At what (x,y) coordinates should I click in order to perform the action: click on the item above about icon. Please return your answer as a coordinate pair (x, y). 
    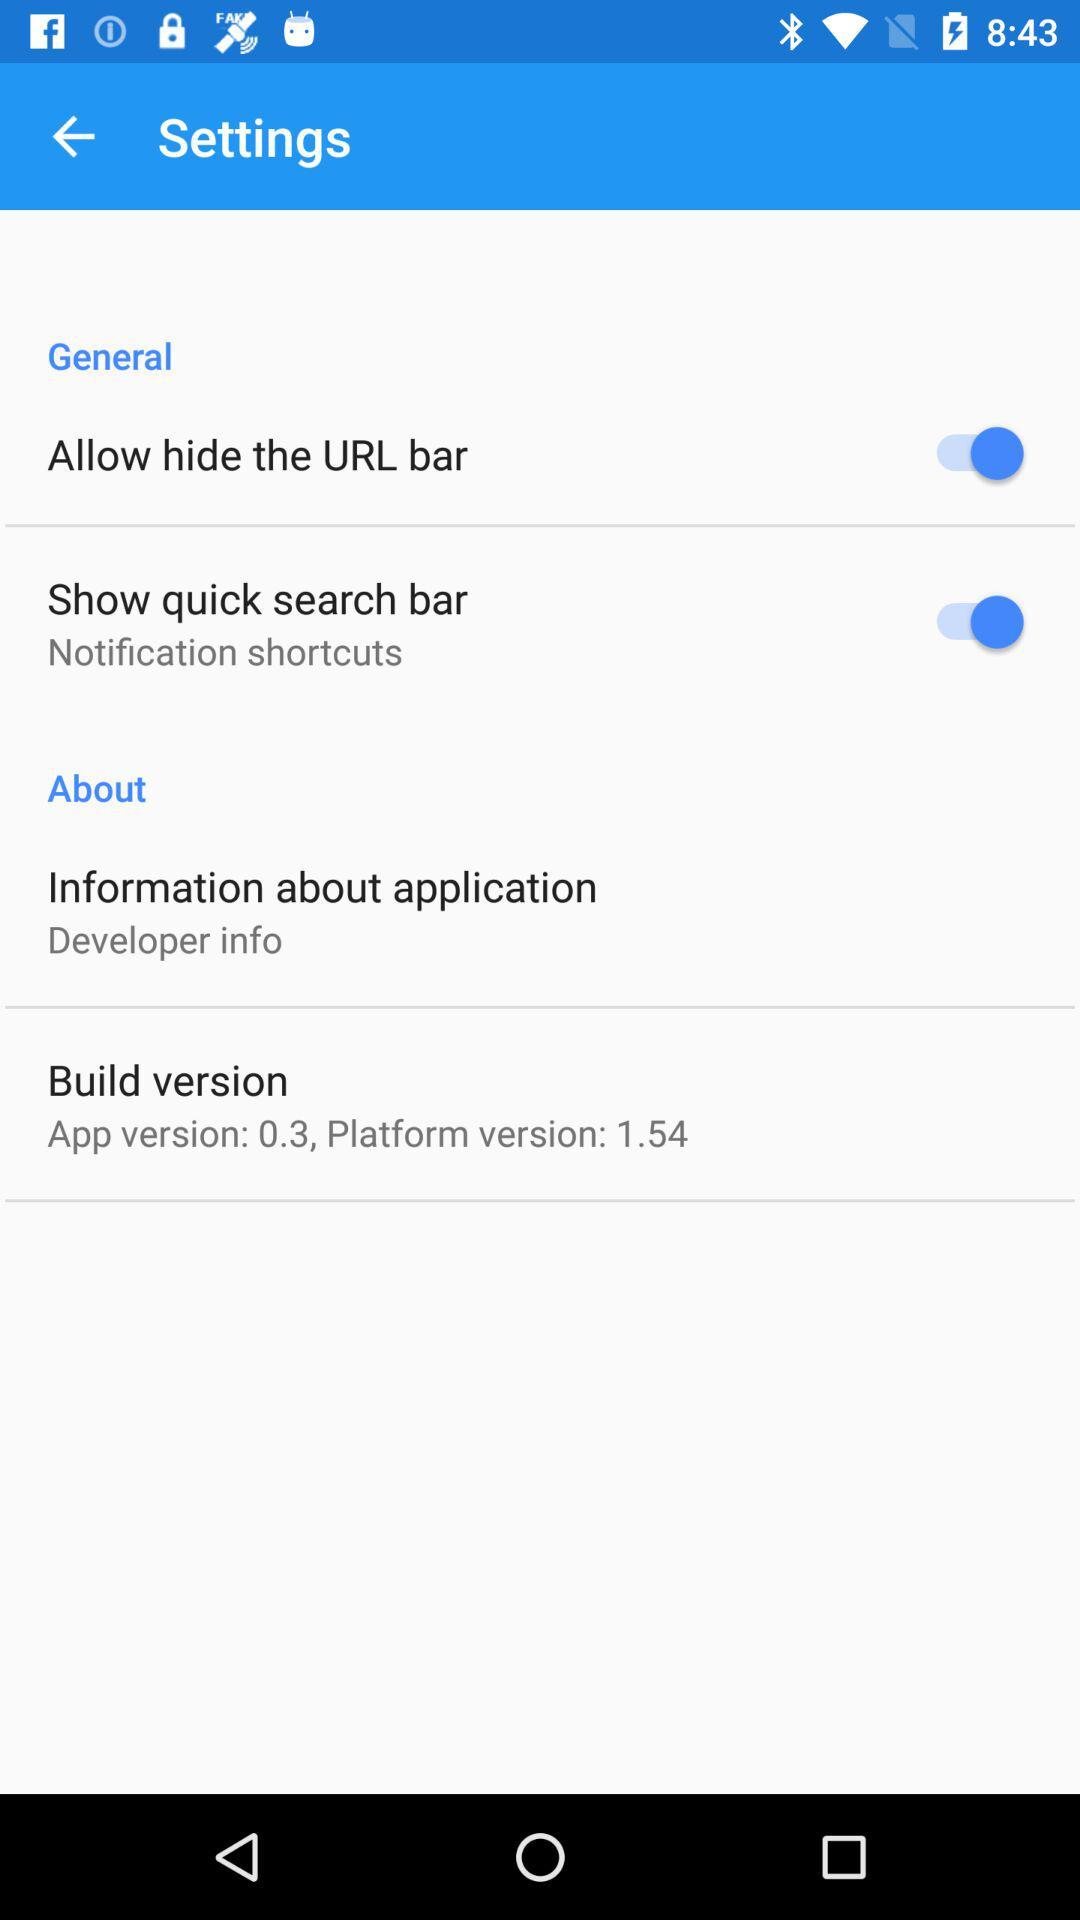
    Looking at the image, I should click on (224, 651).